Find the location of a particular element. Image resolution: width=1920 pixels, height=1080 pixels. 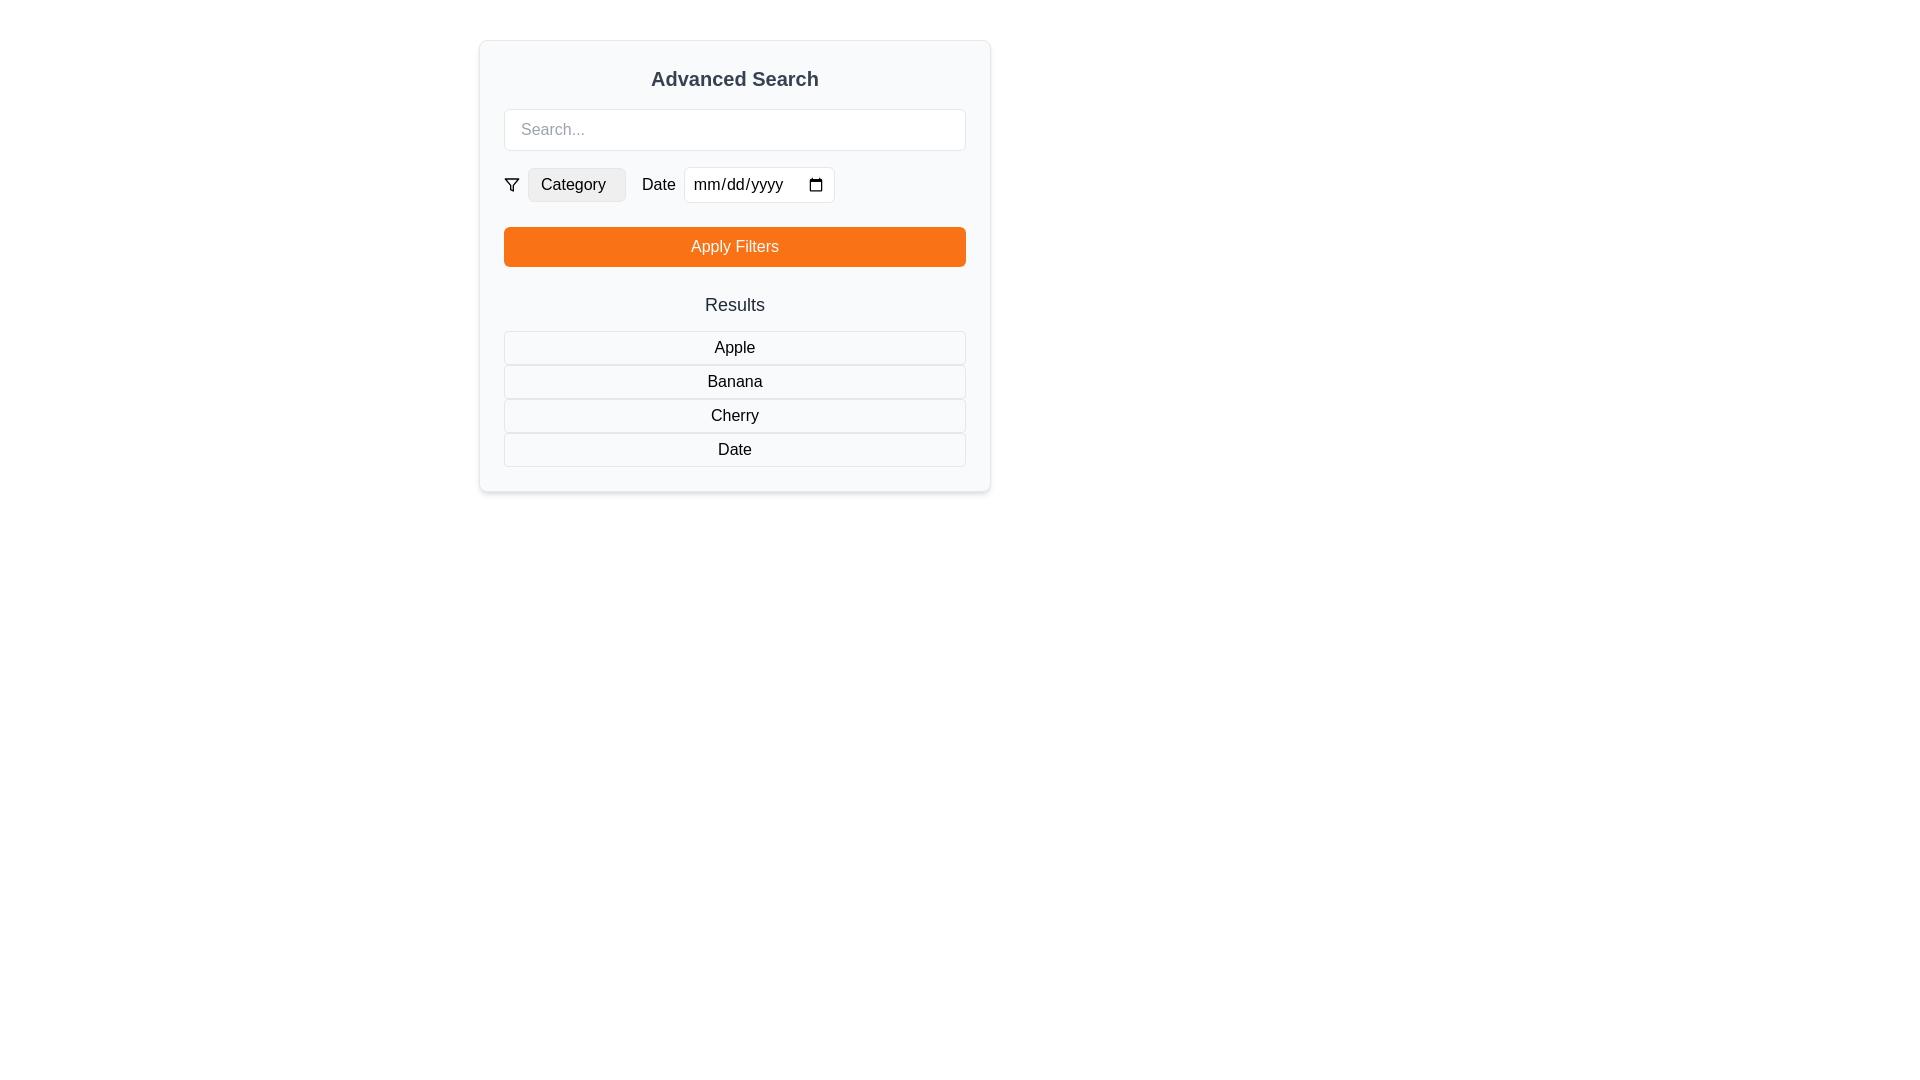

the 'Banana' button, the second element in the results list, to trigger its hover effects is located at coordinates (733, 378).